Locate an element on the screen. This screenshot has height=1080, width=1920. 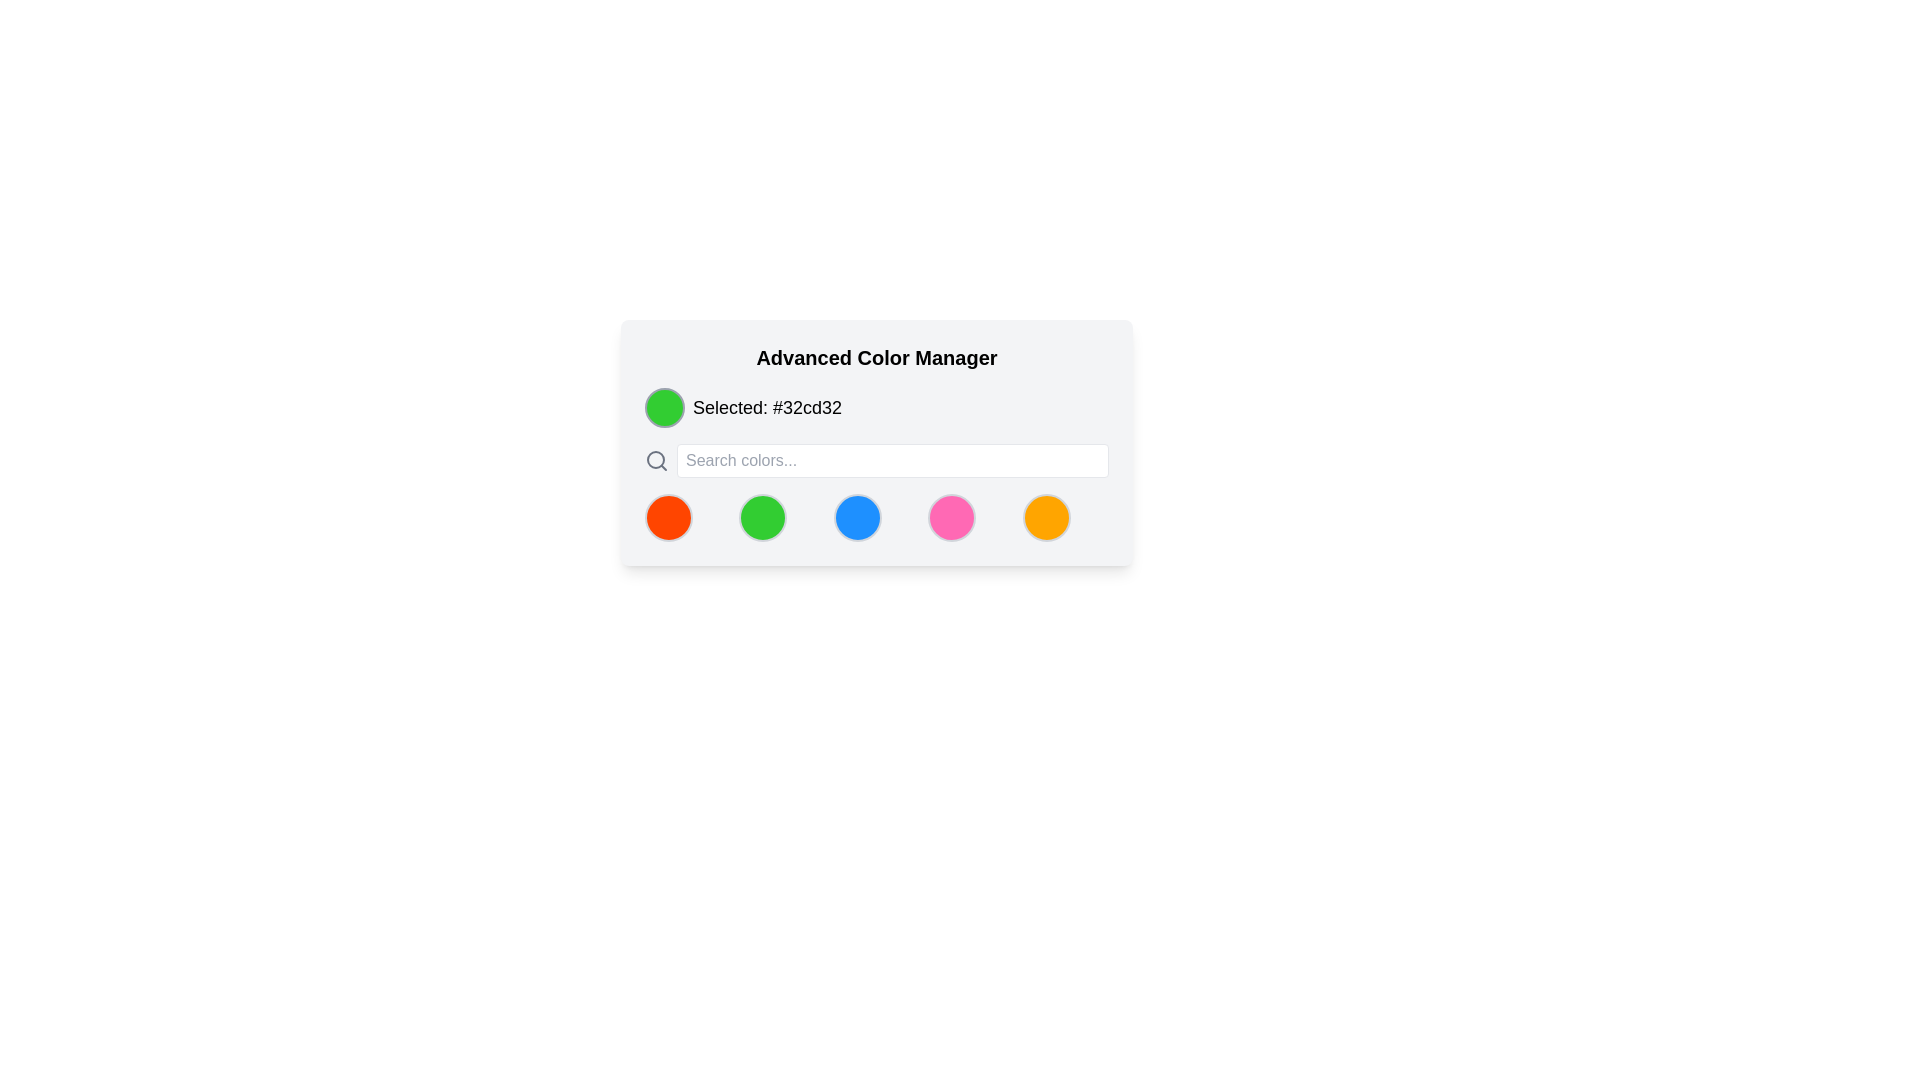
the circular search icon with a magnifying glass shape, styled in gray, located to the left of the 'Search colors...' text input field is located at coordinates (657, 461).